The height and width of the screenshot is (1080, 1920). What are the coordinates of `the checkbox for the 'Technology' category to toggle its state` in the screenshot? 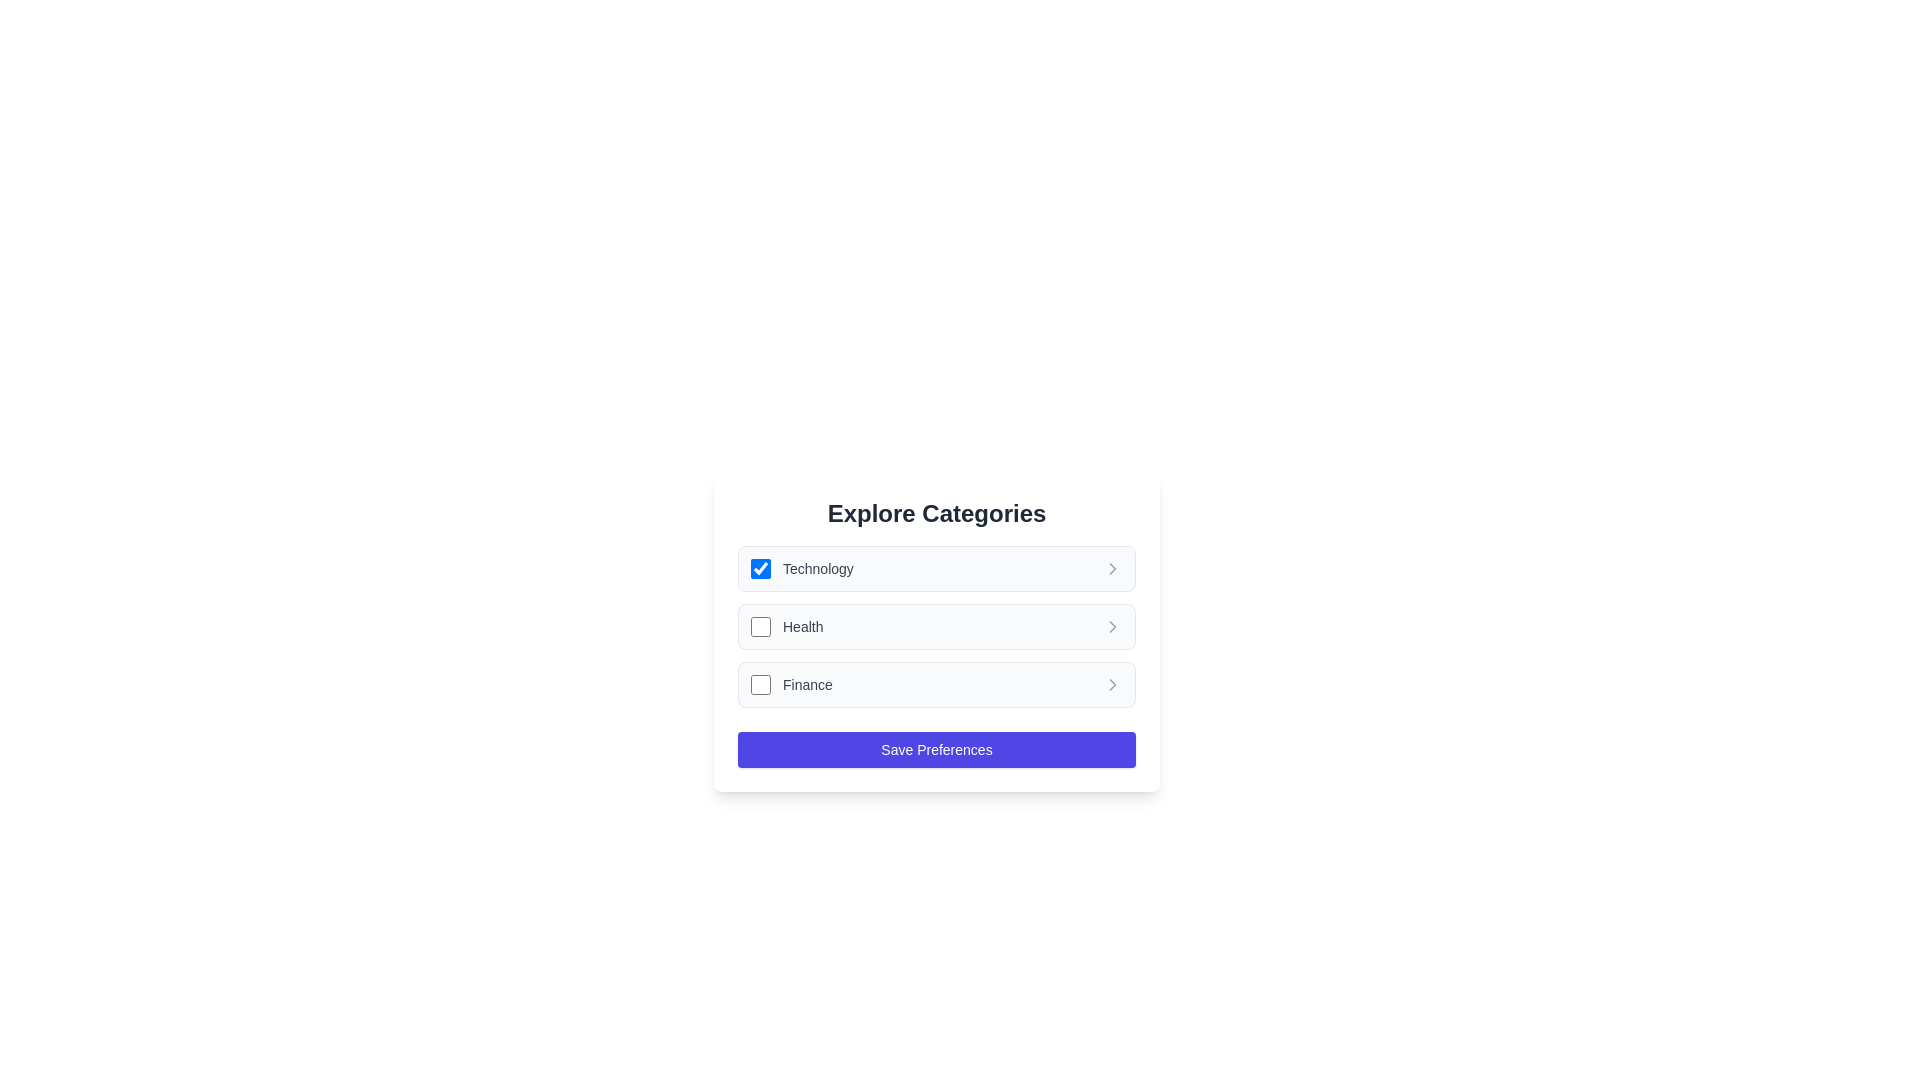 It's located at (760, 569).